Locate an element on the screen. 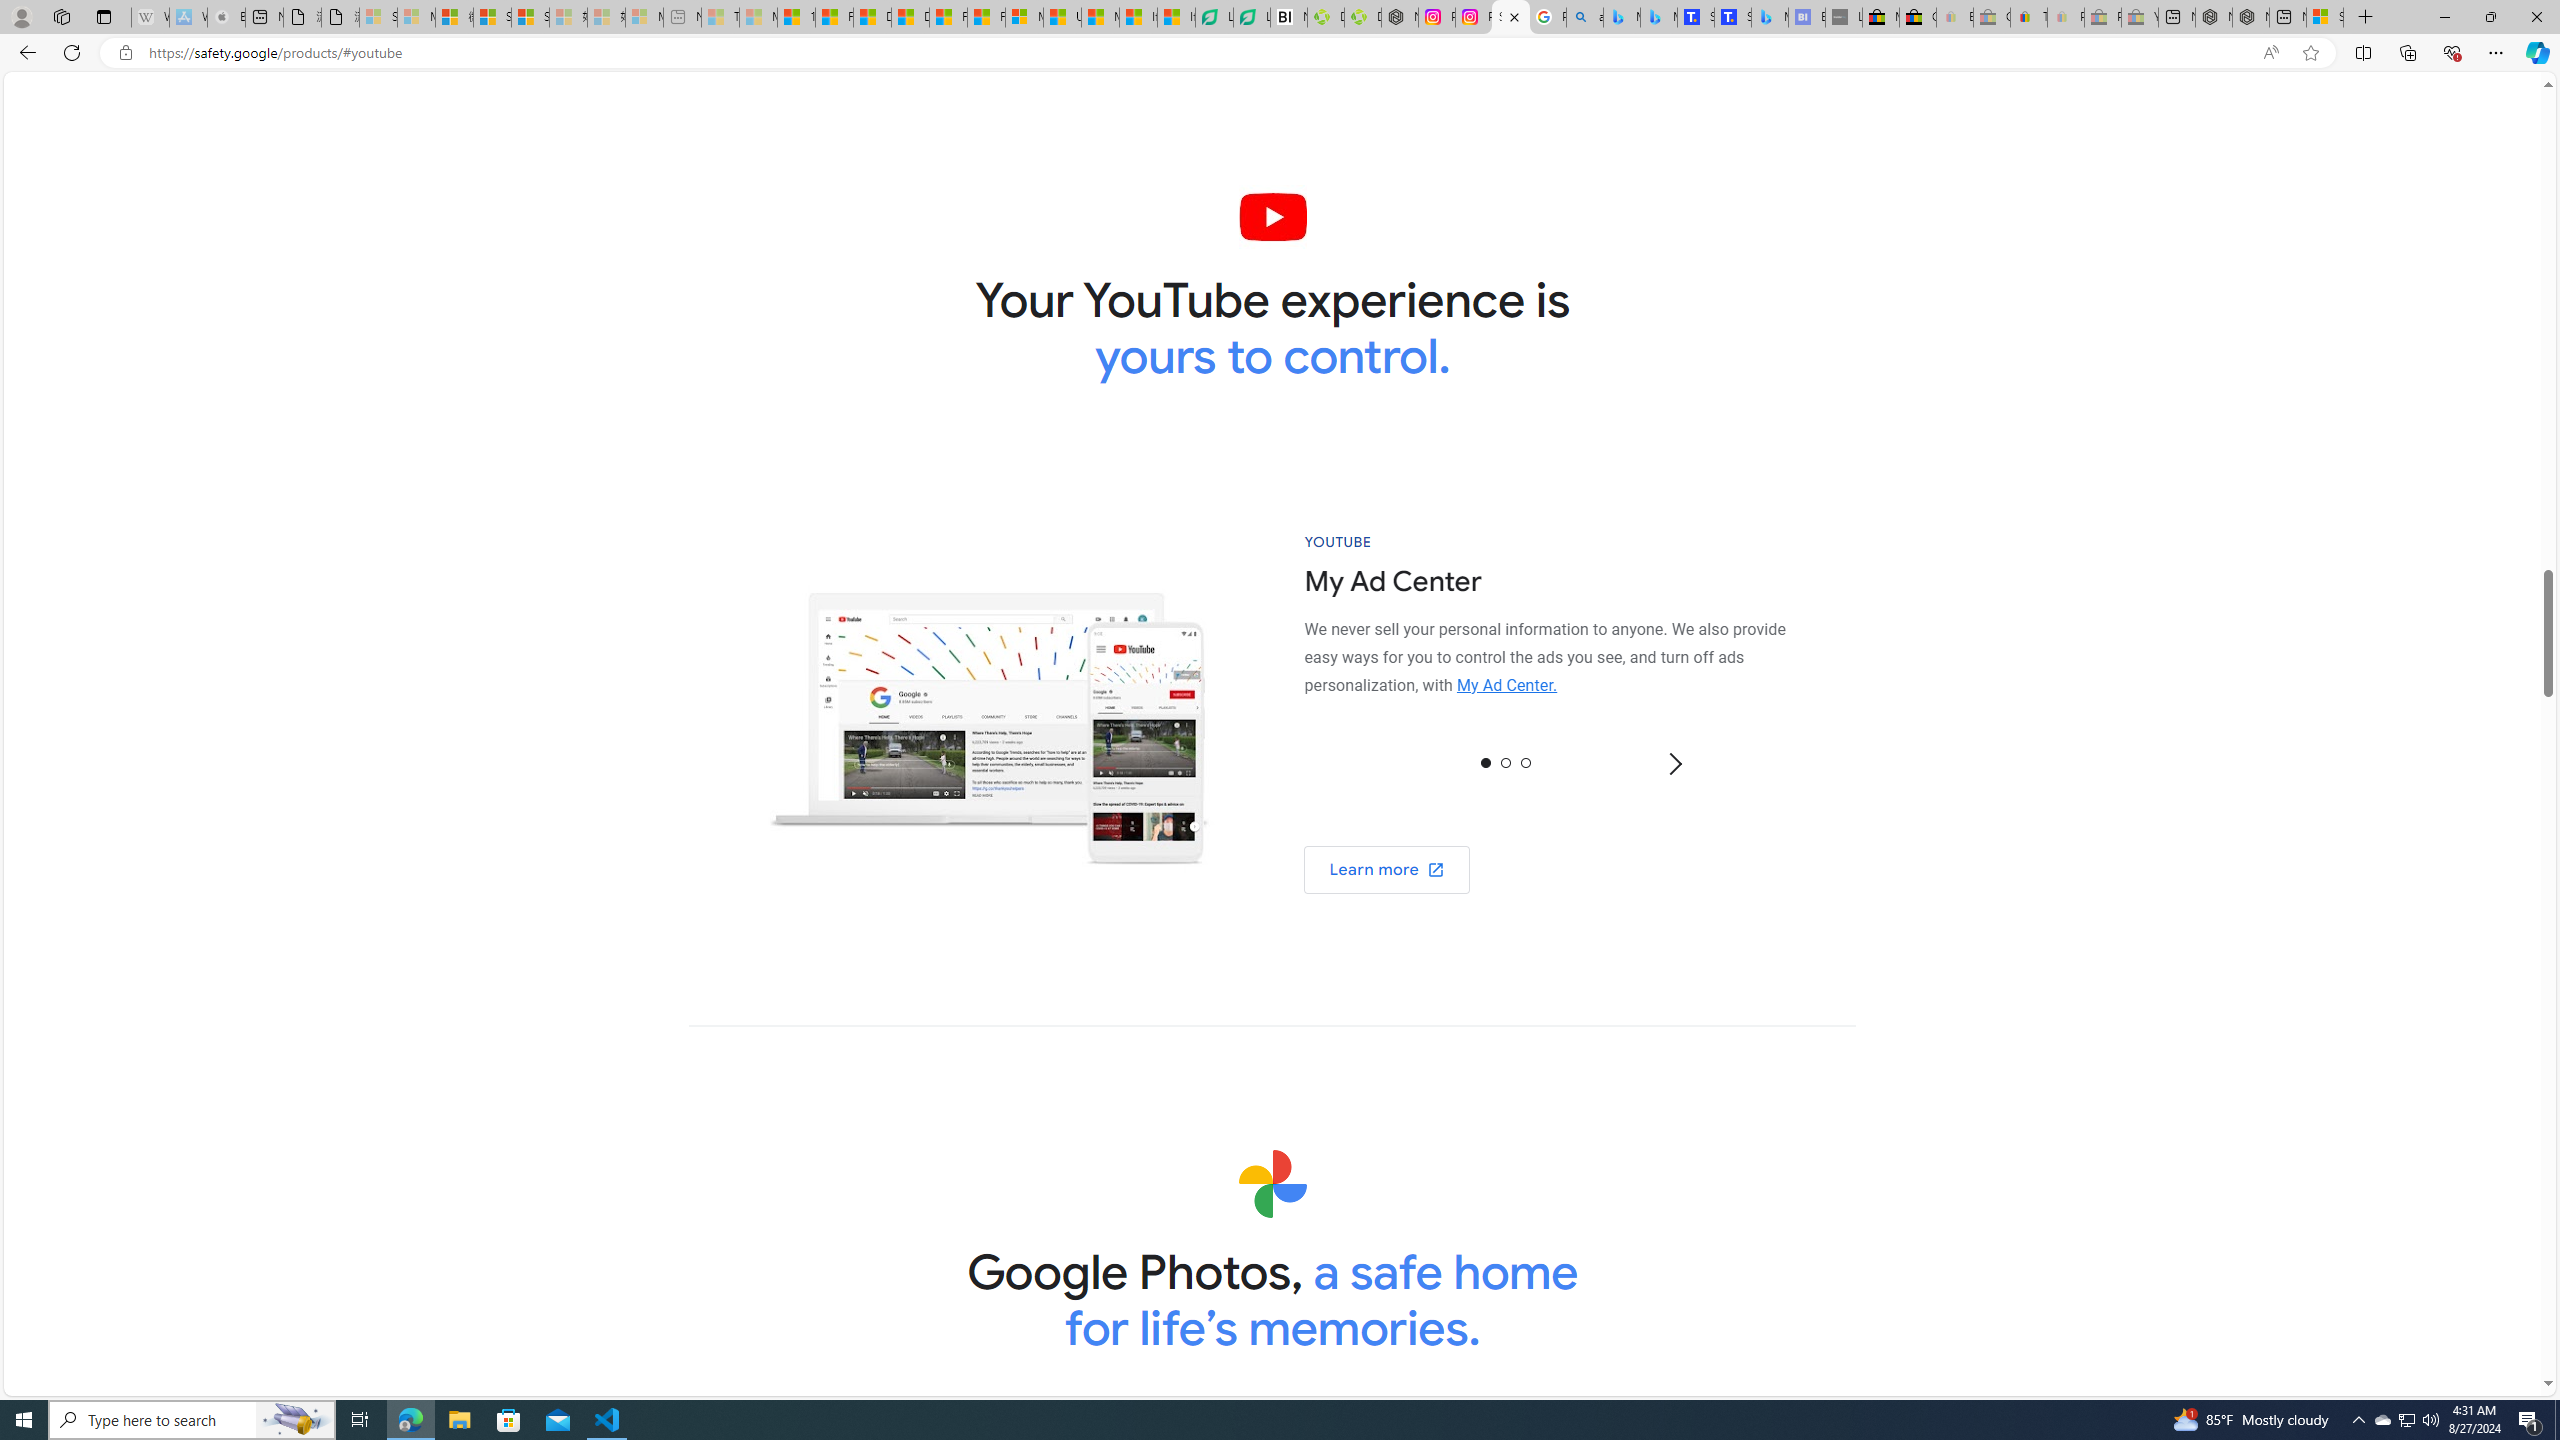  'Learn more about YouTube' is located at coordinates (1386, 869).